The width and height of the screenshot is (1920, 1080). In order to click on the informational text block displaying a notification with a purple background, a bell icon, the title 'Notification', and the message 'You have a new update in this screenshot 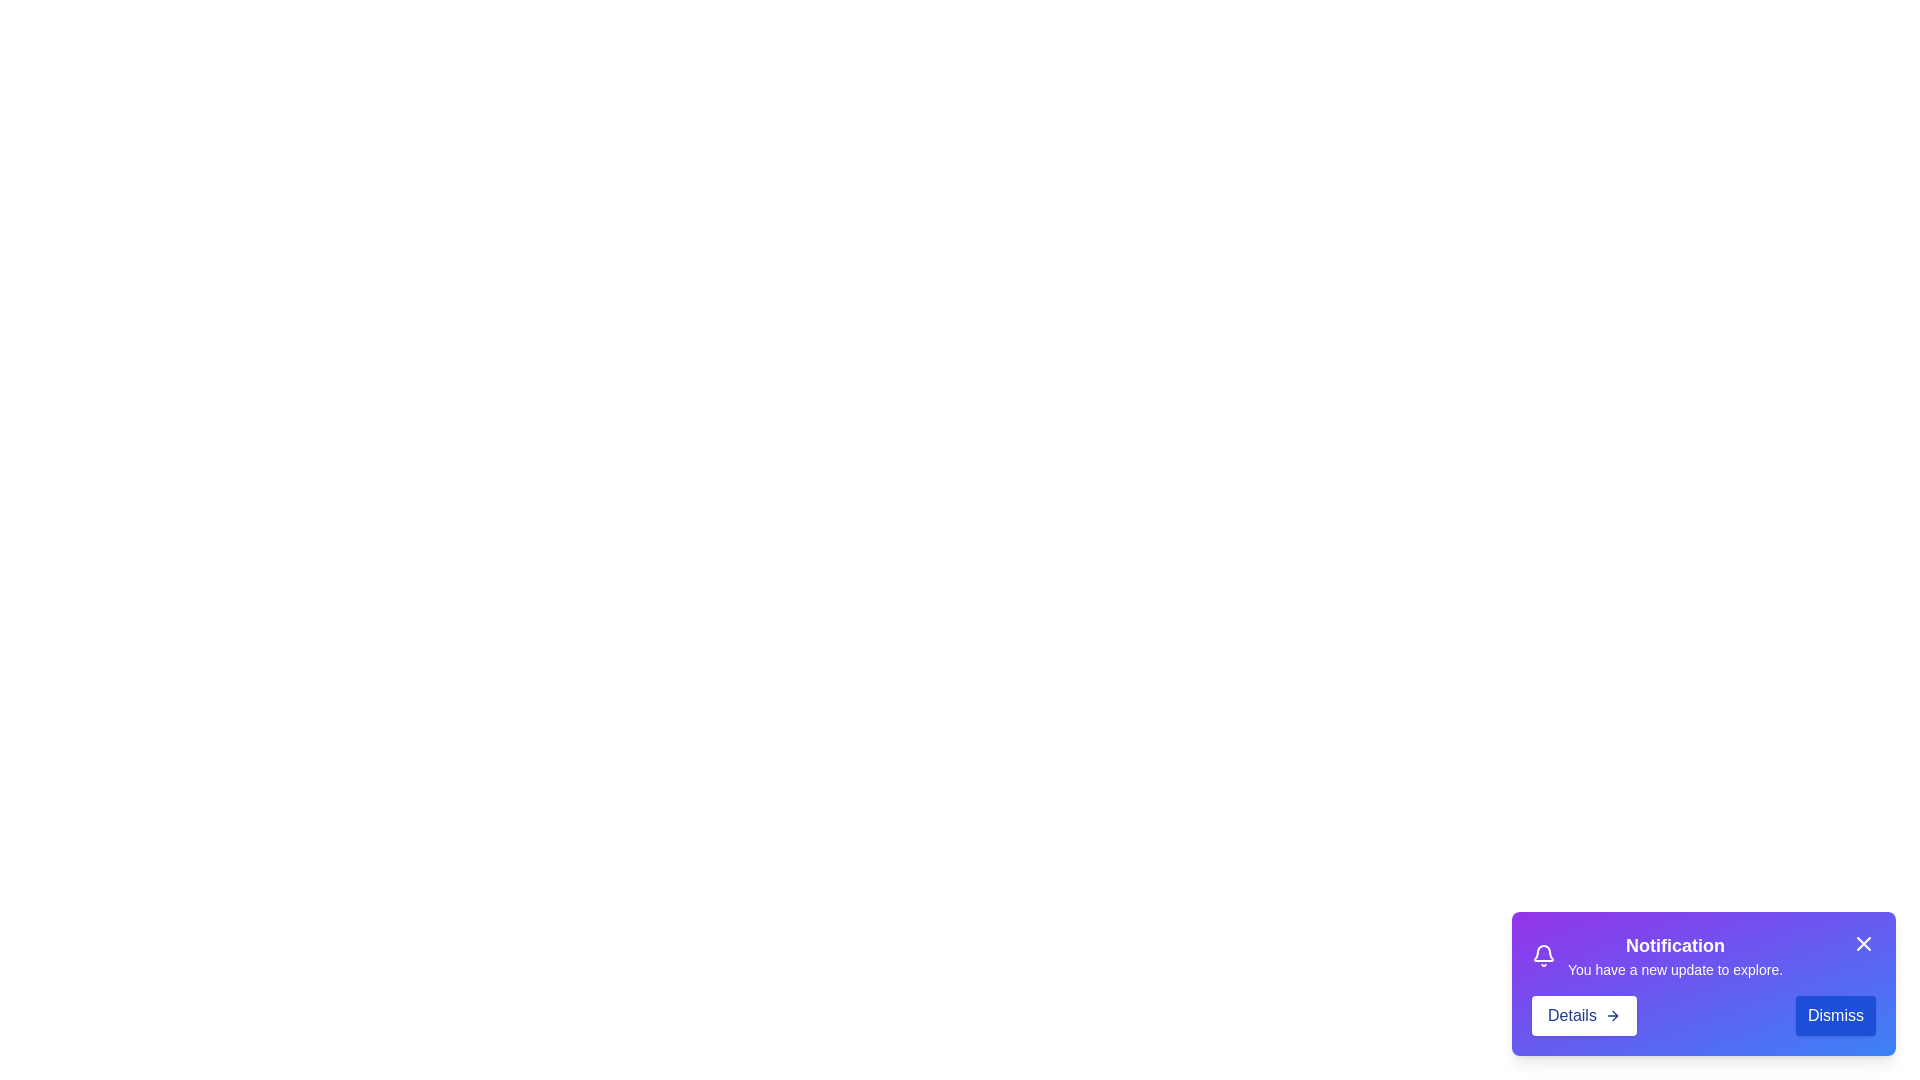, I will do `click(1657, 955)`.